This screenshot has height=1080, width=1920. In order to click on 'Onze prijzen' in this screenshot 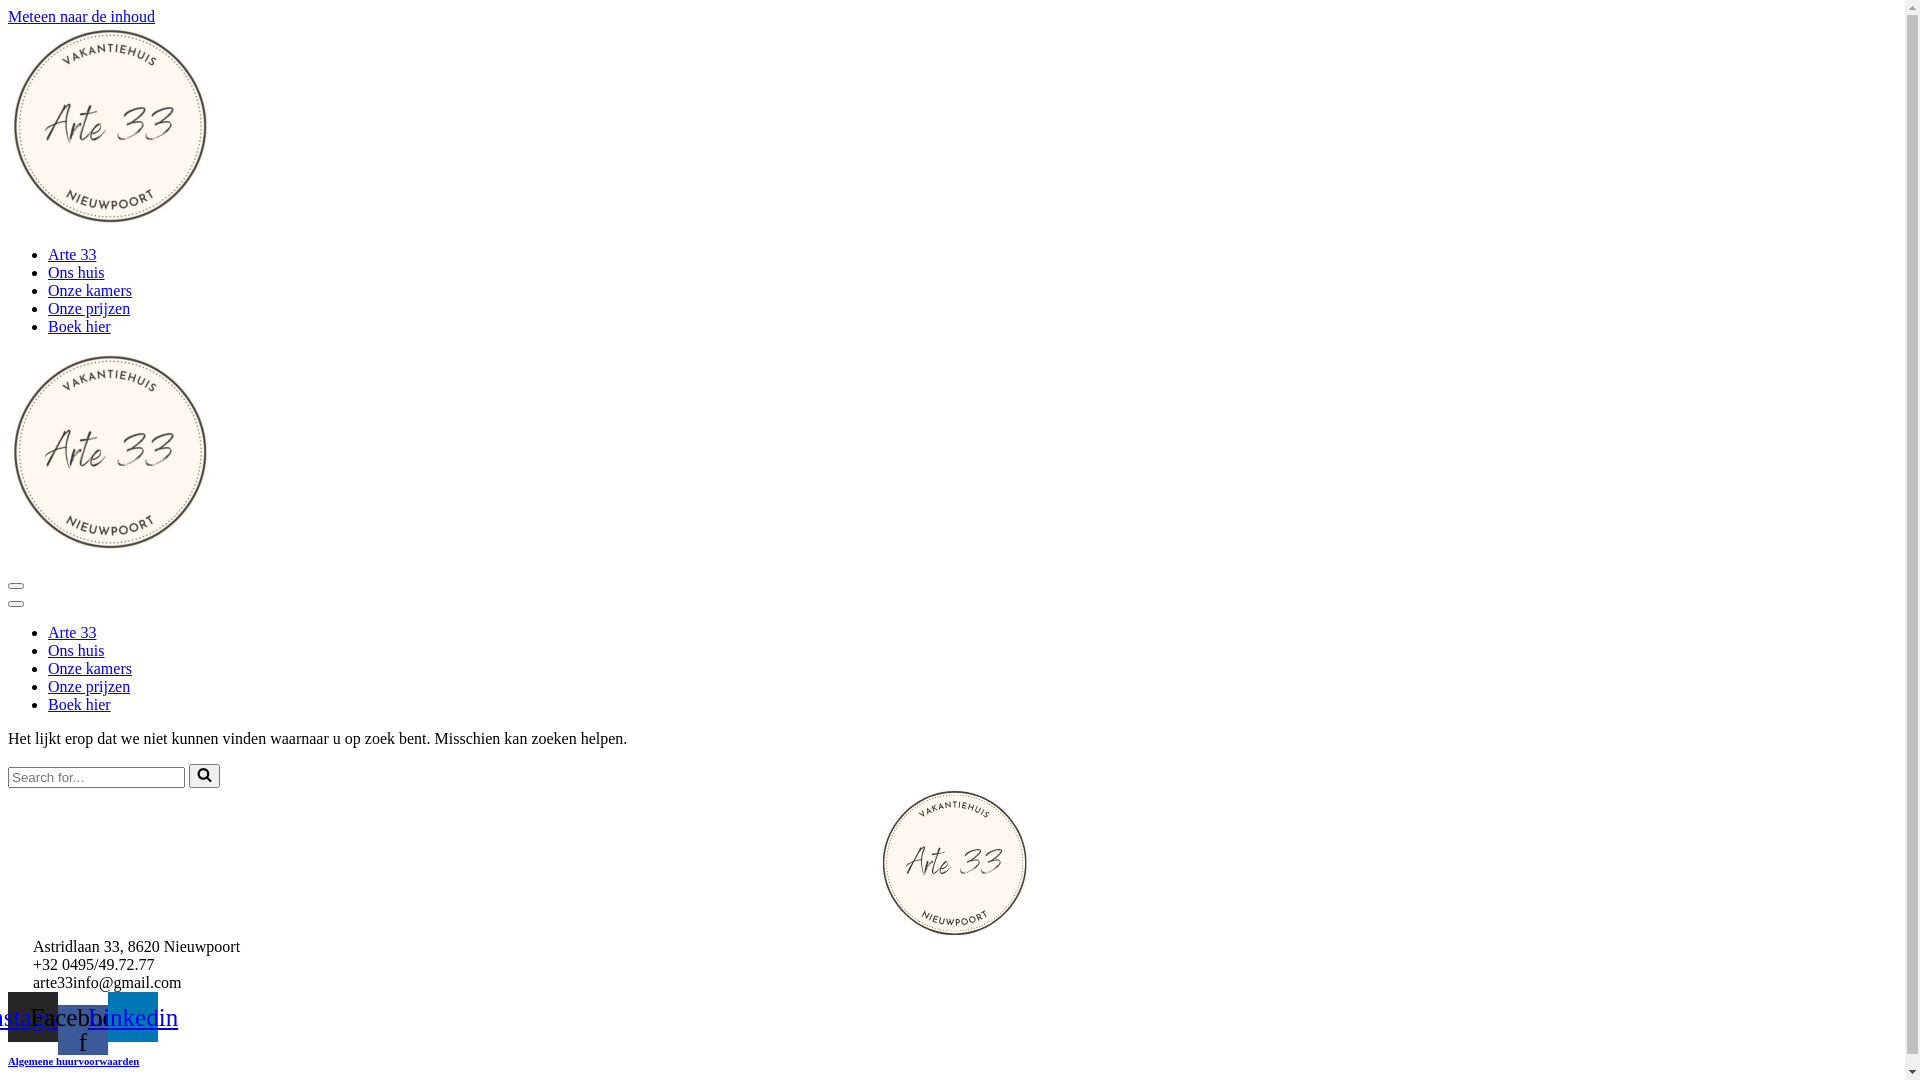, I will do `click(48, 685)`.